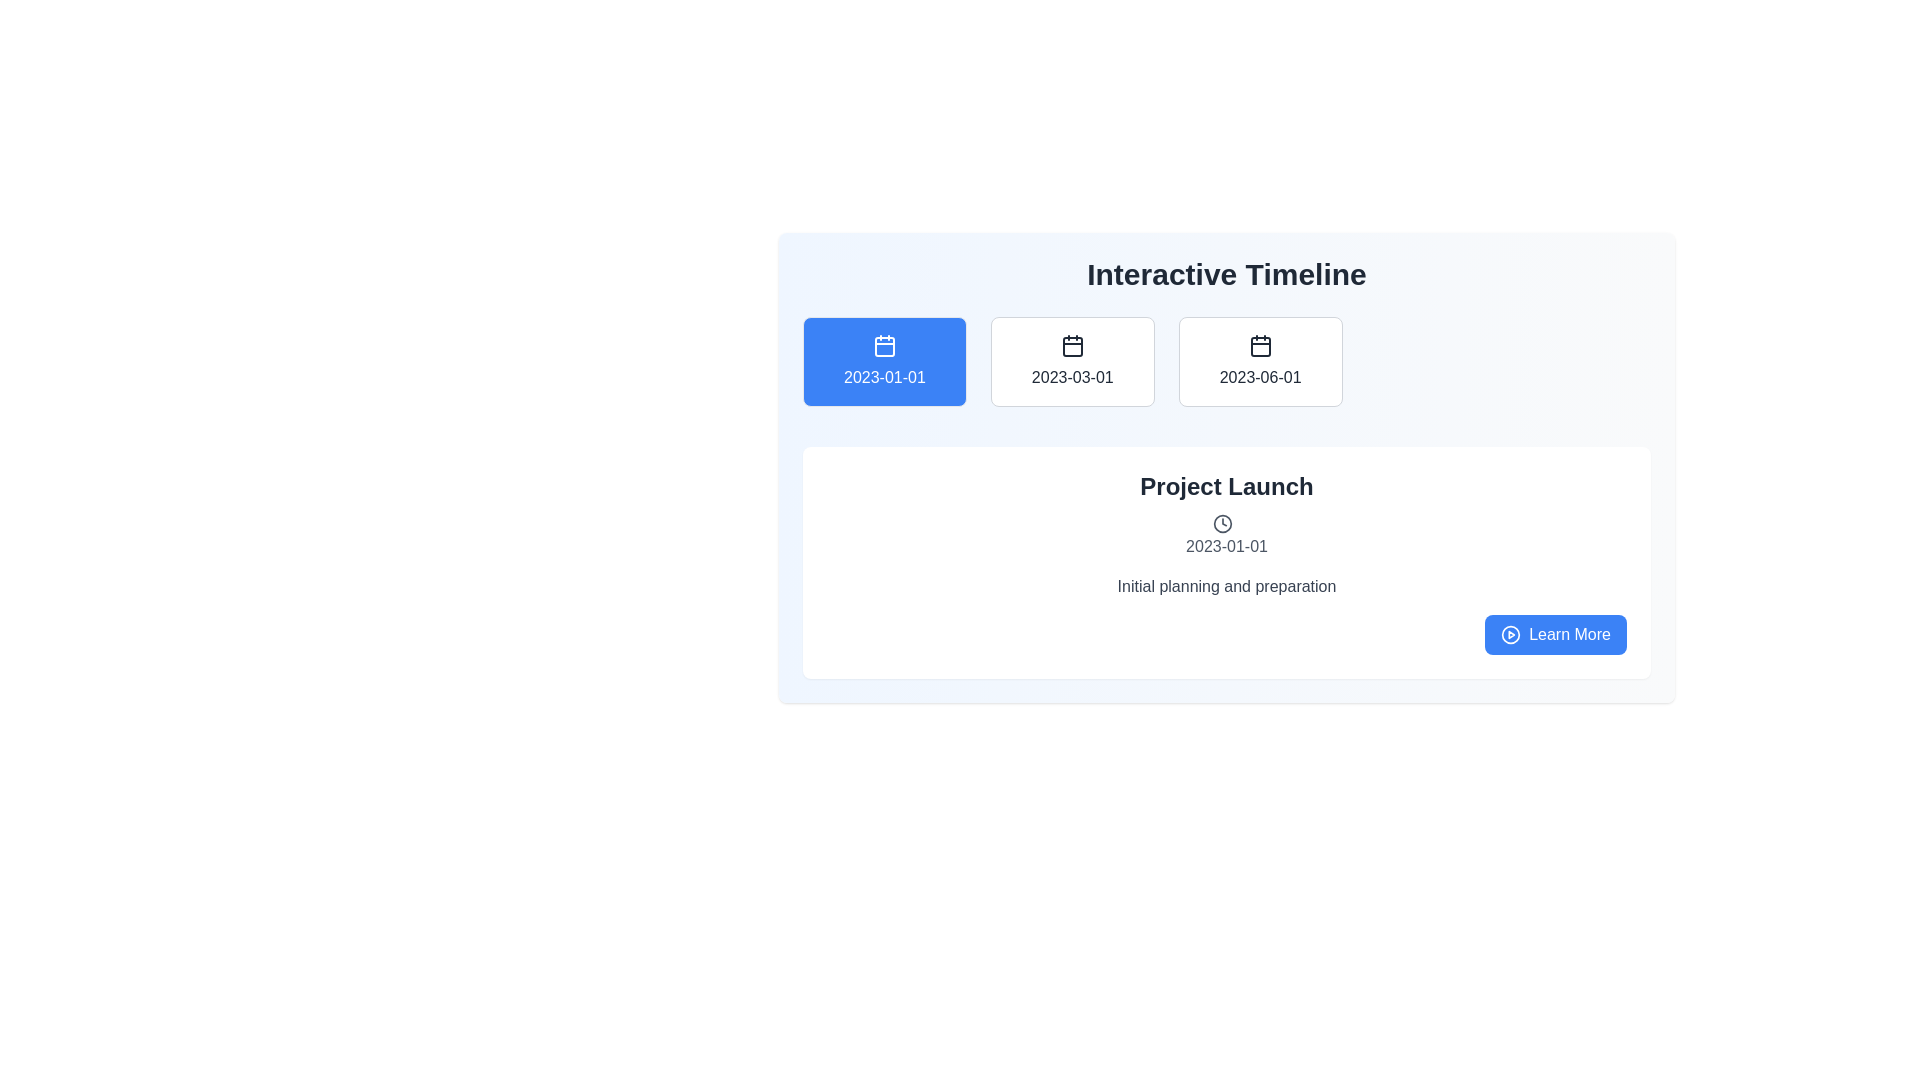 The height and width of the screenshot is (1080, 1920). I want to click on the calendar icon within the blue rectangular button labeled '2023-01-01', which is the first element among three buttons at the top of the interface, so click(883, 345).